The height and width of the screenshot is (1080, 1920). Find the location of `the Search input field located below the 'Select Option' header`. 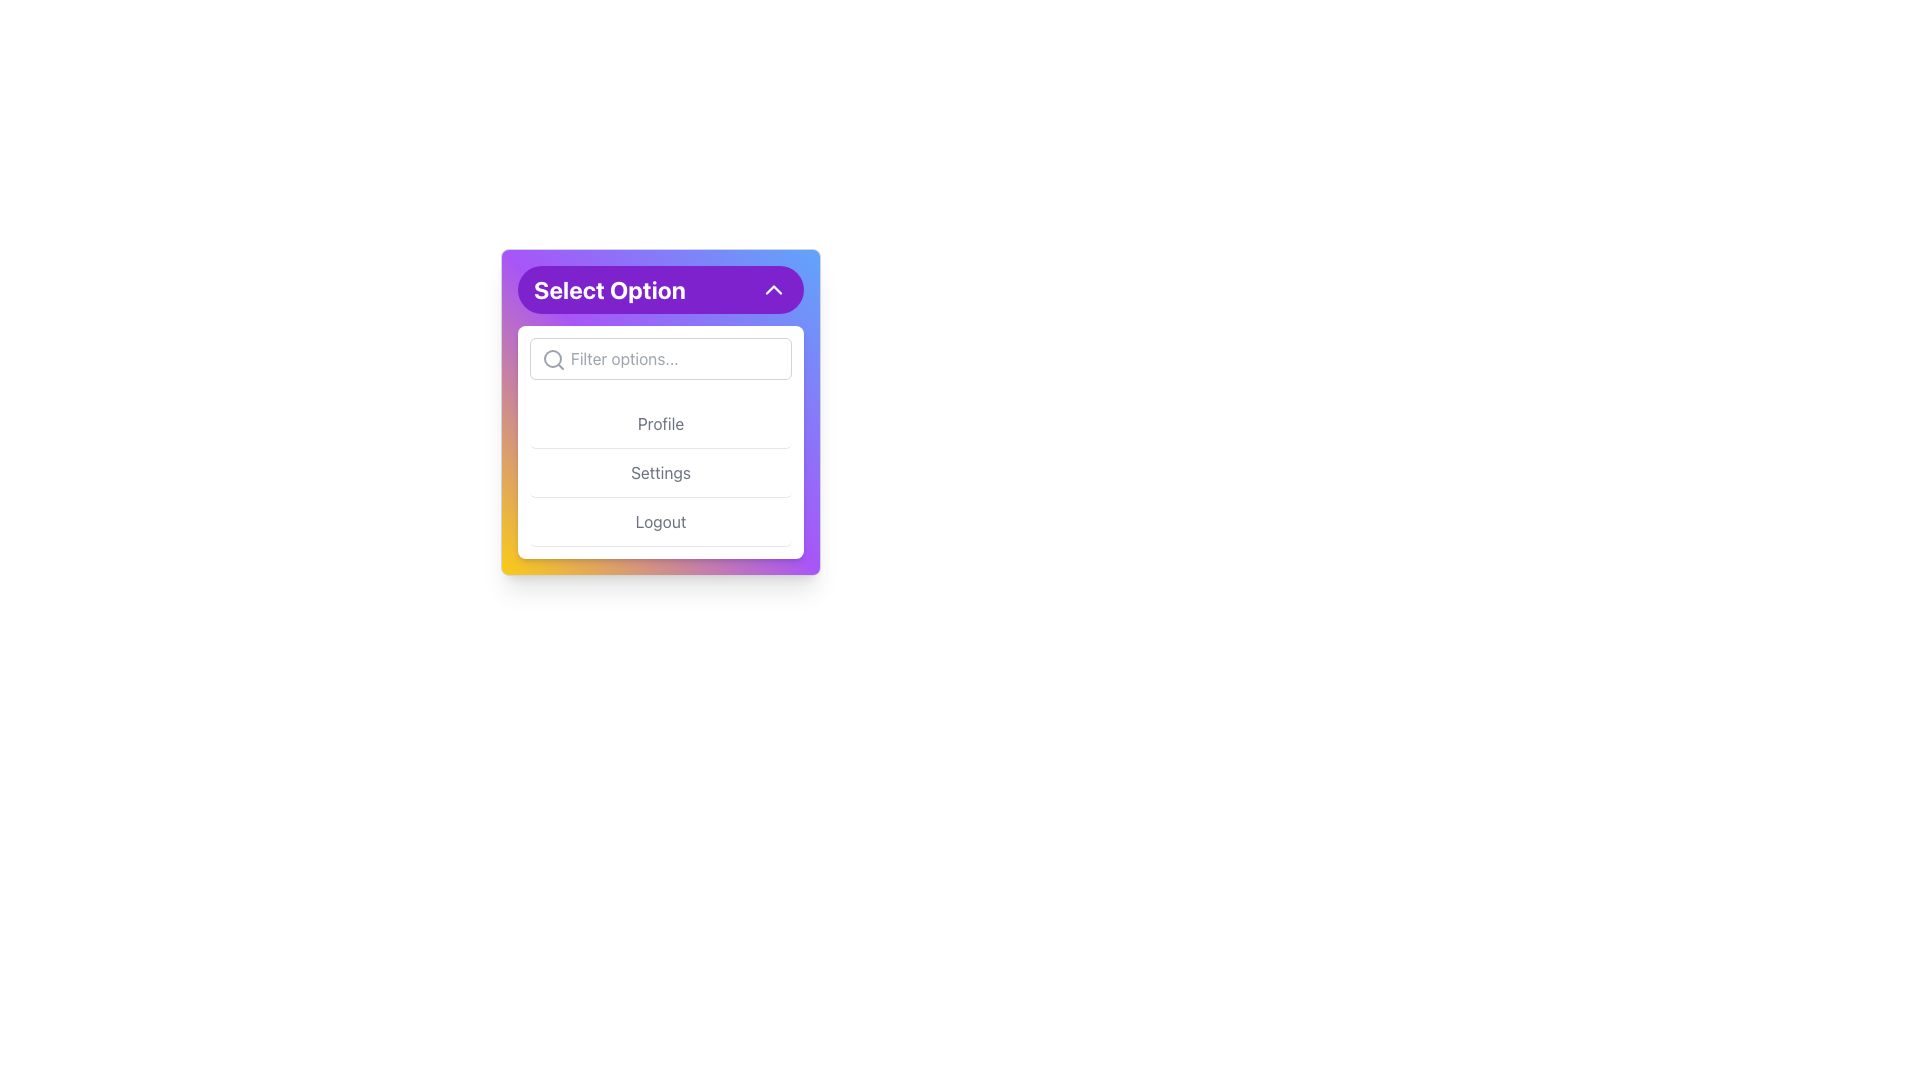

the Search input field located below the 'Select Option' header is located at coordinates (661, 357).